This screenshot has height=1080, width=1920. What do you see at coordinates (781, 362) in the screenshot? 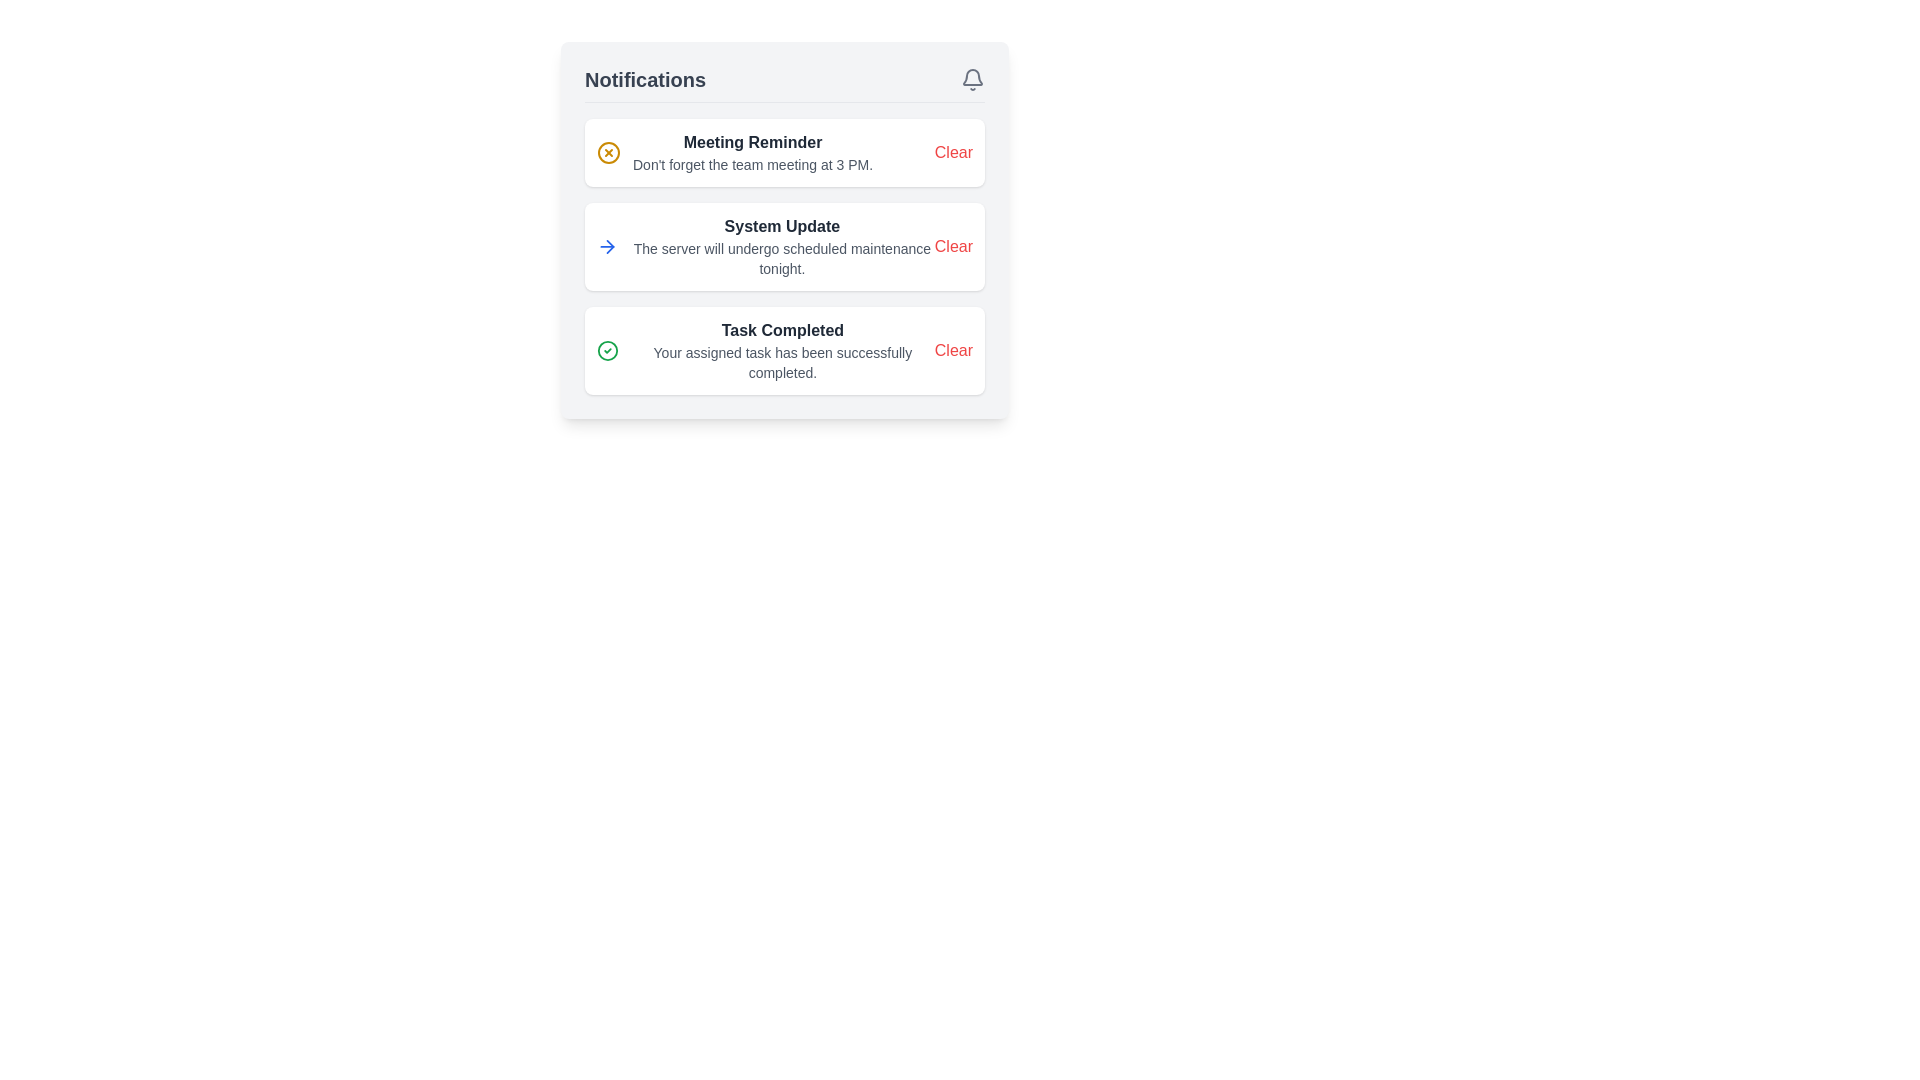
I see `the static text that indicates 'Your assigned task has been successfully completed.' located below the bold 'Task Completed' text within the Notifications section` at bounding box center [781, 362].